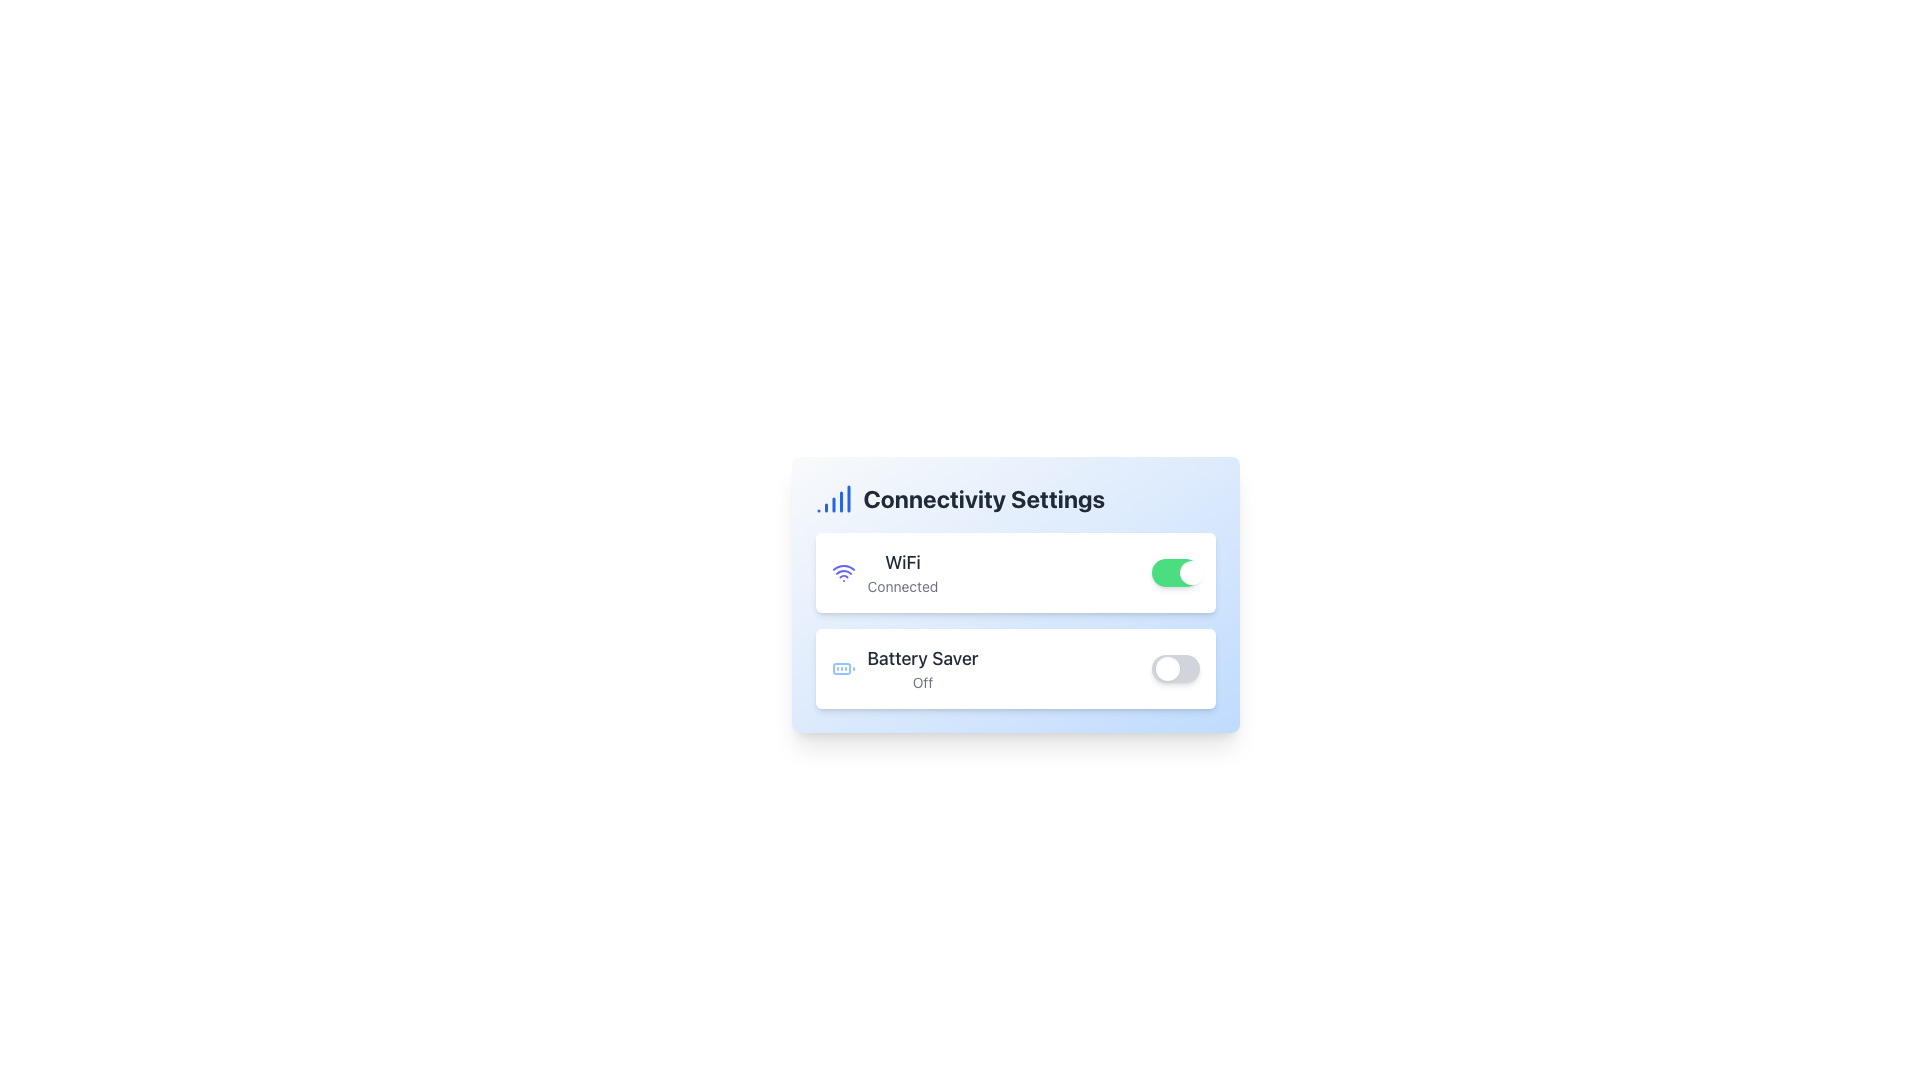 Image resolution: width=1920 pixels, height=1080 pixels. What do you see at coordinates (901, 573) in the screenshot?
I see `WiFi status text label that displays 'WiFi' and 'Connected', located in the top section of the Connectivity Settings panel, aligned with the purple WiFi icon and the WiFi toggle button` at bounding box center [901, 573].